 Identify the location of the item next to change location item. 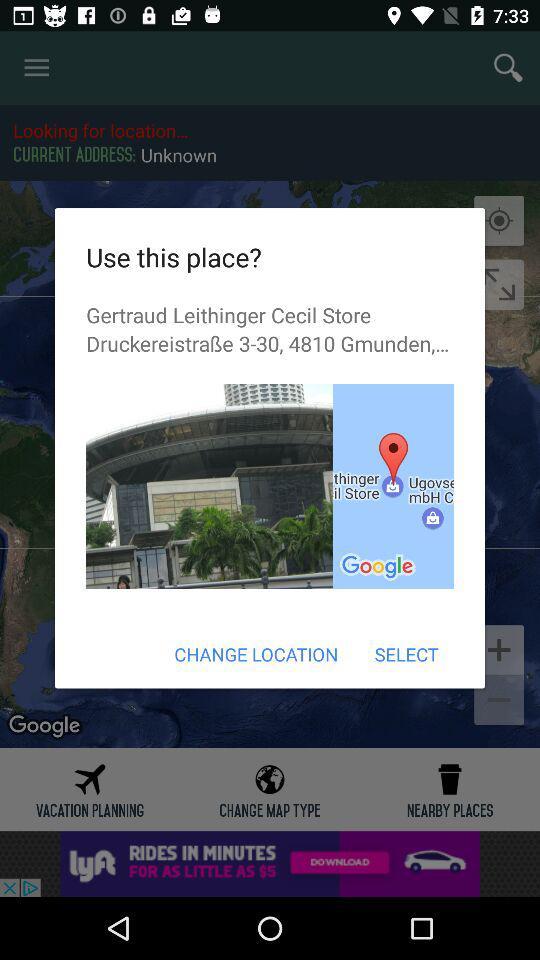
(405, 653).